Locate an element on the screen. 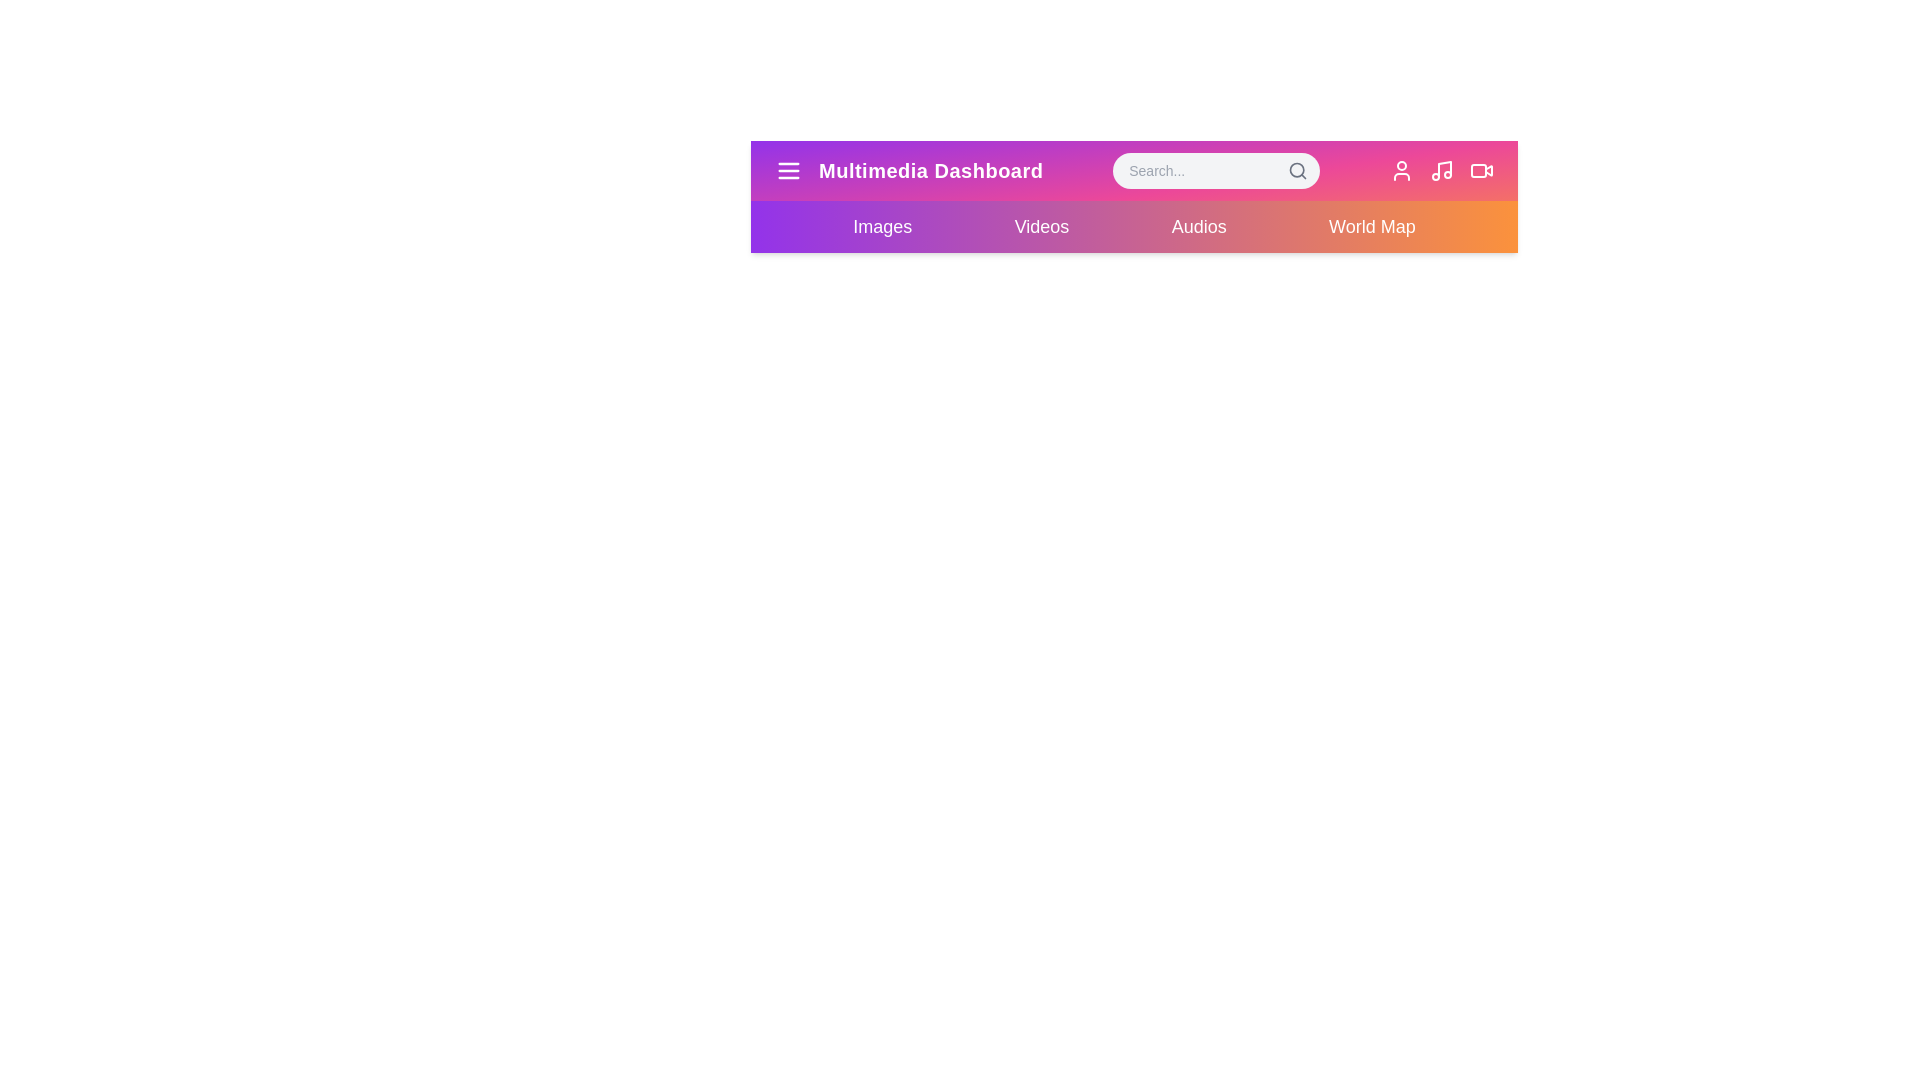 This screenshot has height=1080, width=1920. the menu icon to open the menu is located at coordinates (787, 169).